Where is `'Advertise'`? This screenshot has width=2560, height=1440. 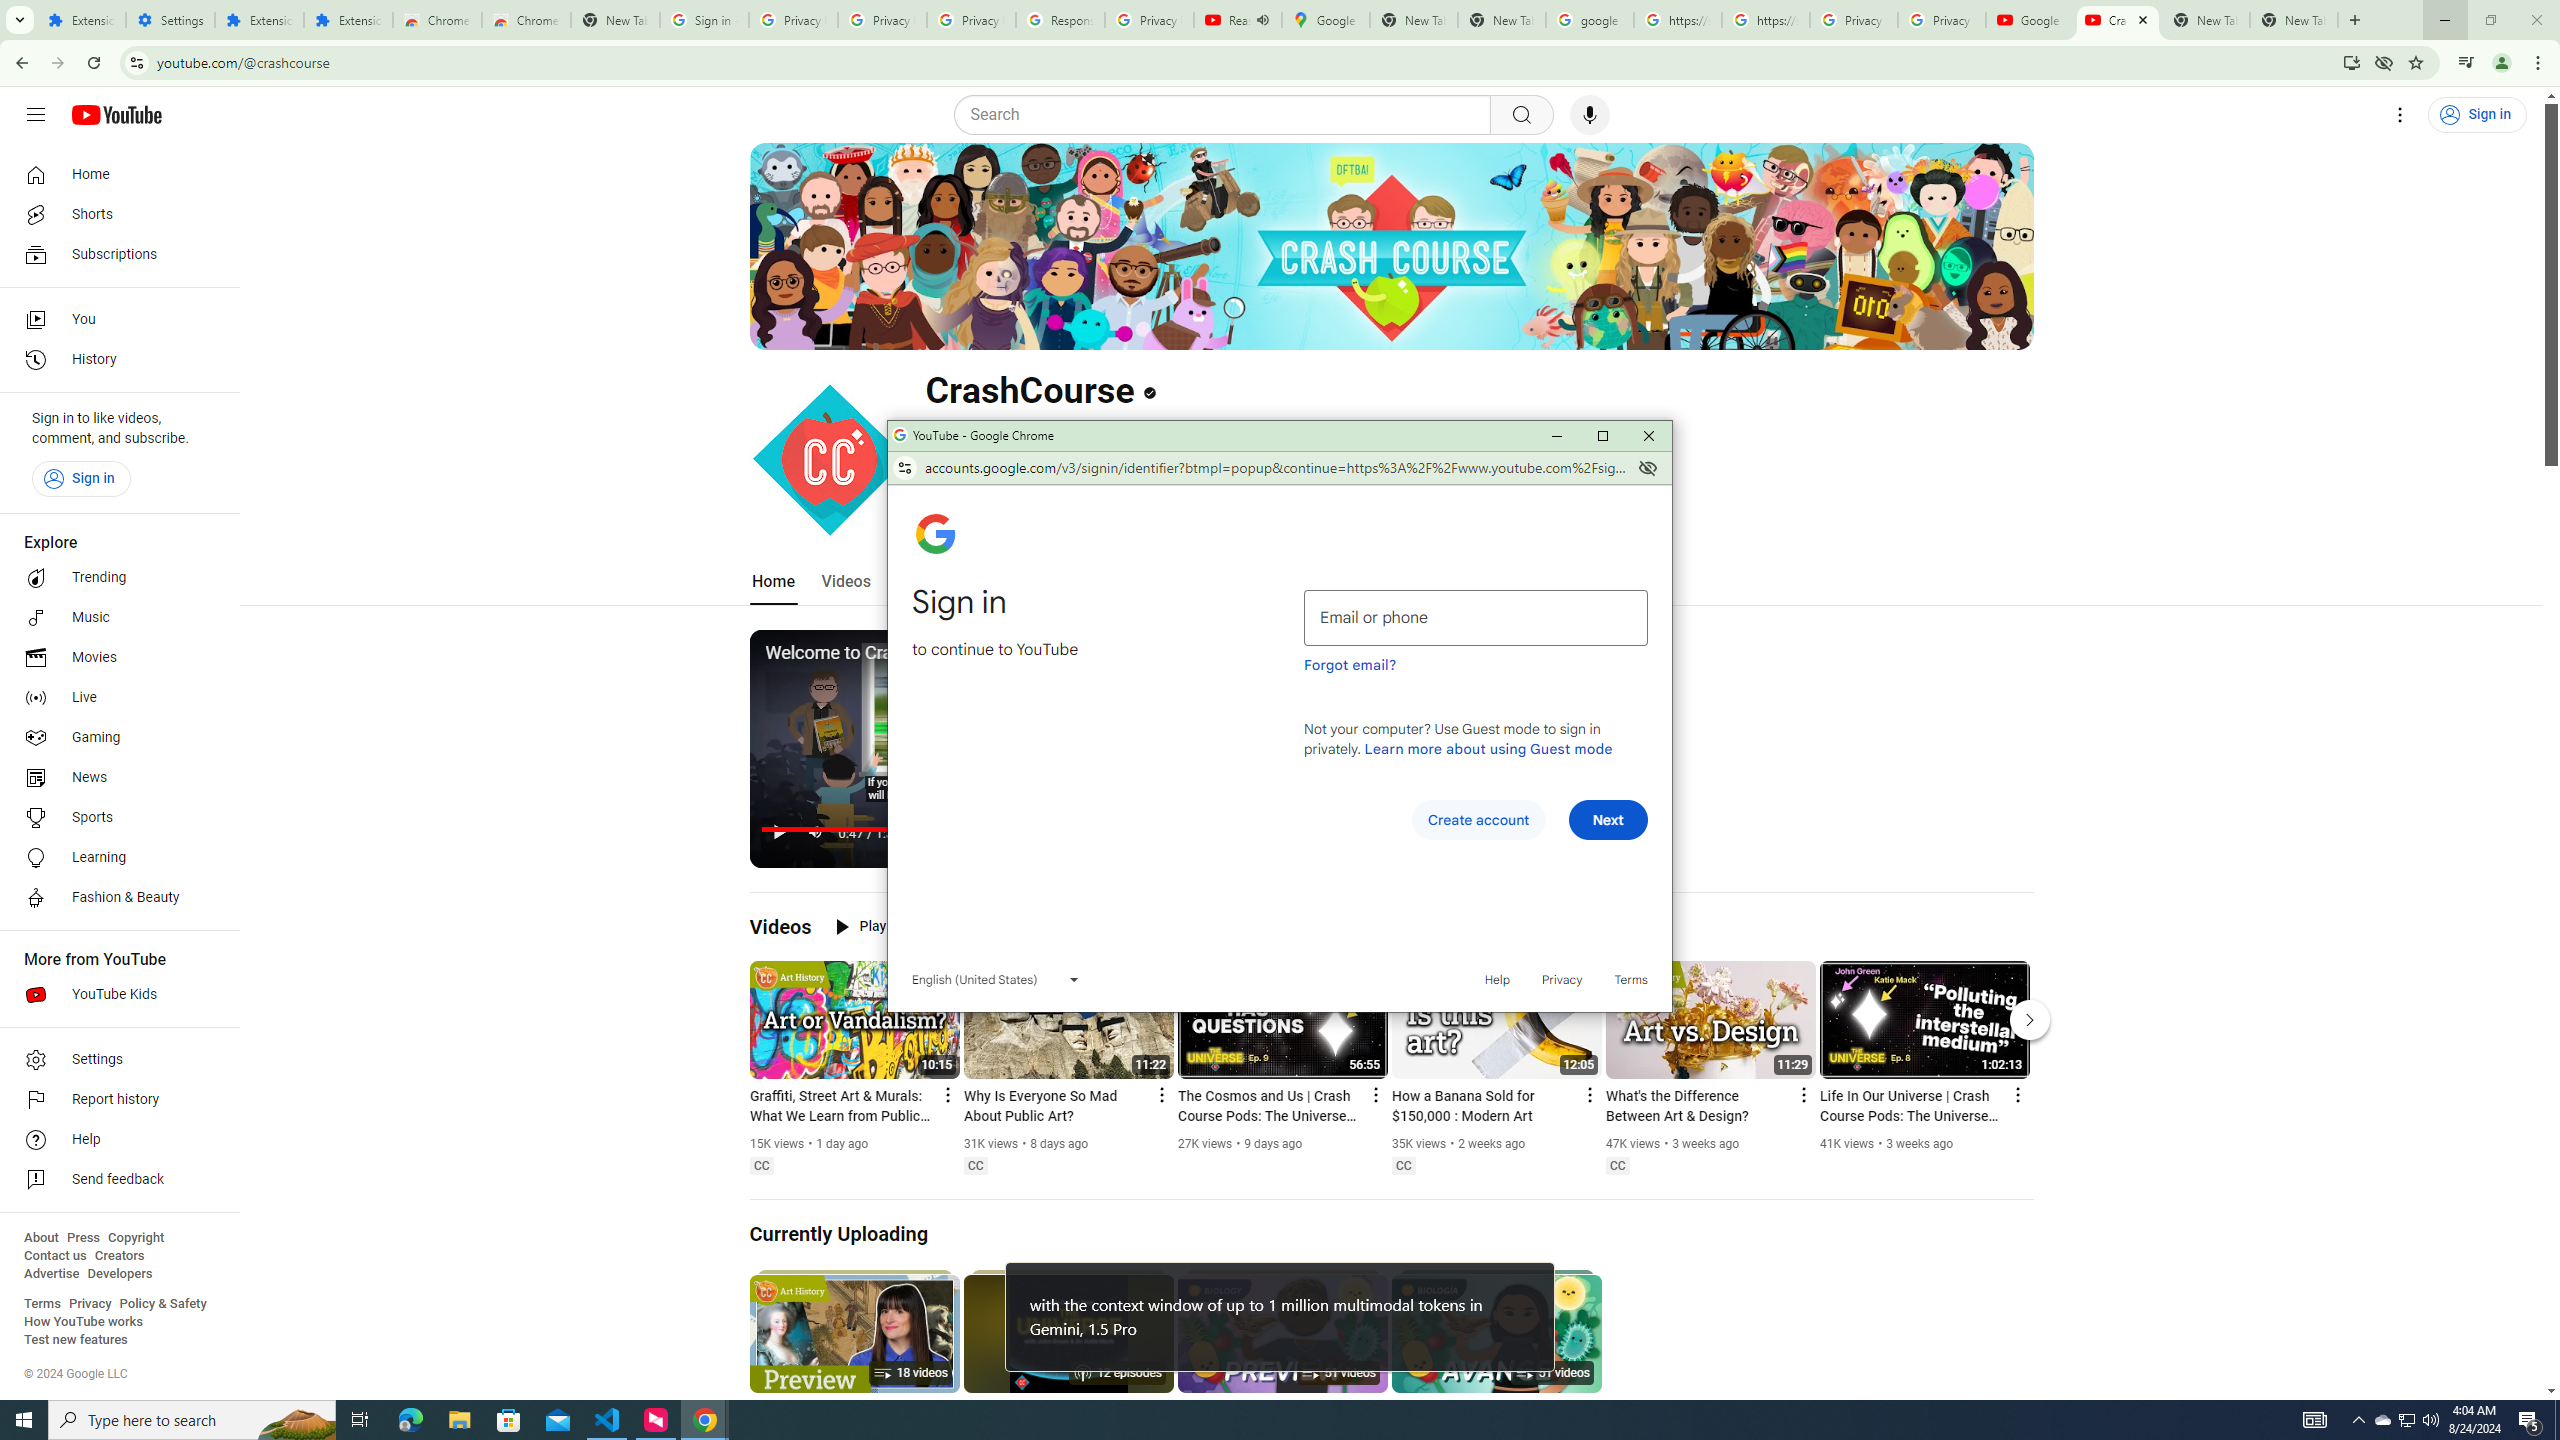 'Advertise' is located at coordinates (50, 1272).